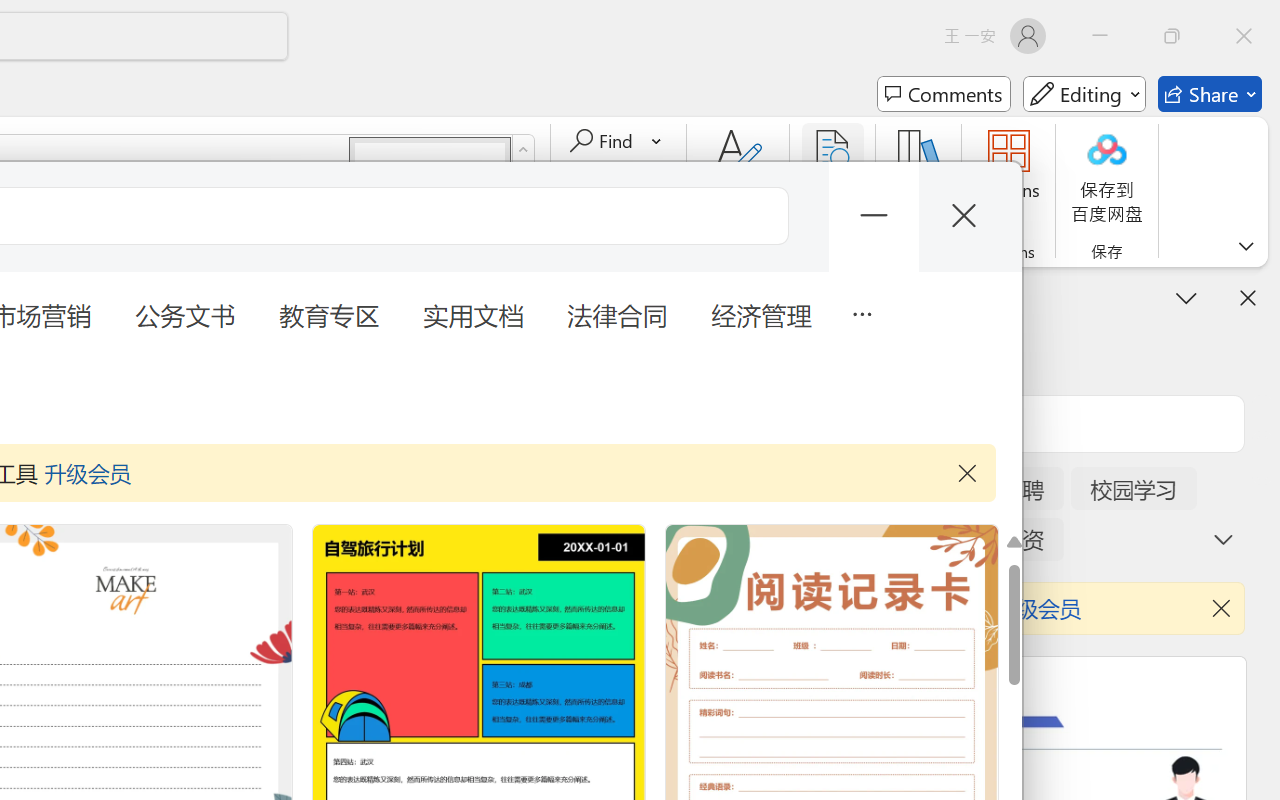 The width and height of the screenshot is (1280, 800). Describe the element at coordinates (1083, 94) in the screenshot. I see `'Mode'` at that location.